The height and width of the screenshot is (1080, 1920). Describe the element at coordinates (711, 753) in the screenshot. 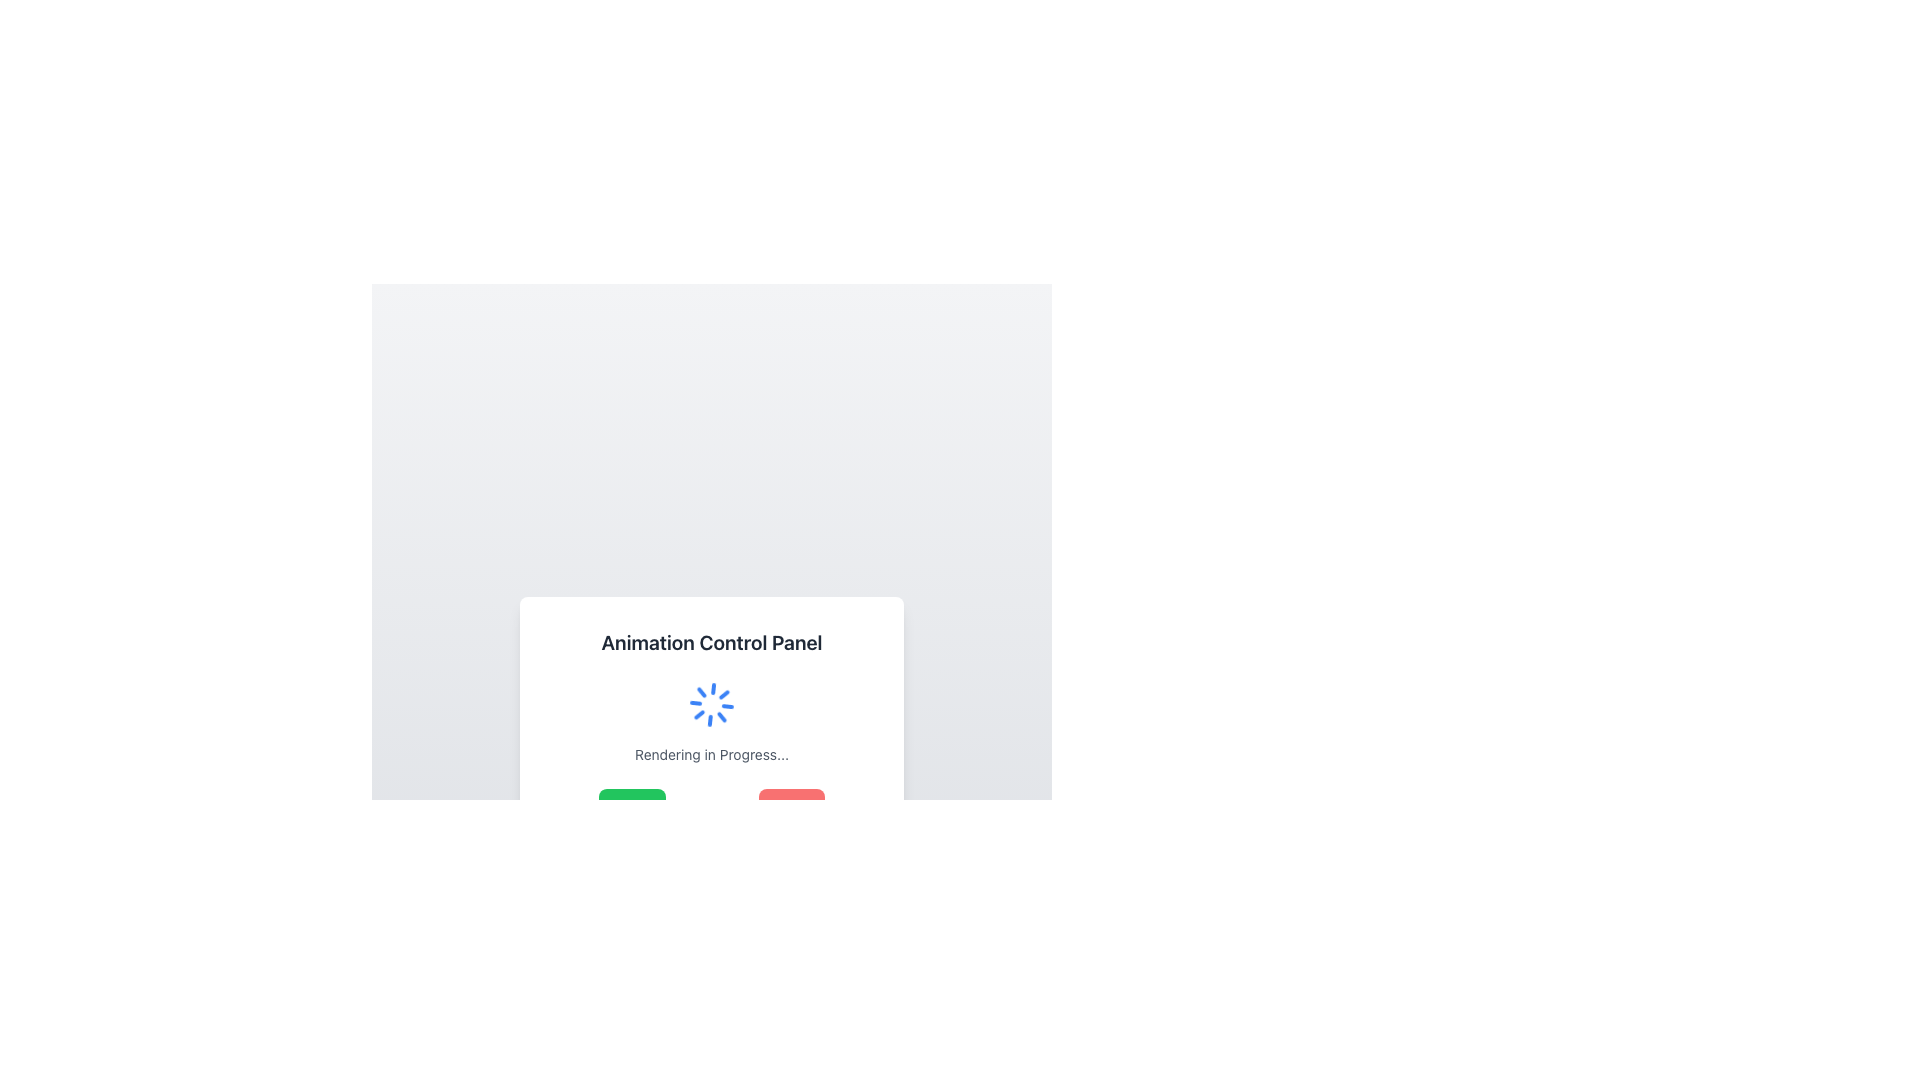

I see `the text label displaying 'Rendering in Progress...' which is styled with a small font size and gray color, located below the spinning indicator in the application interface` at that location.